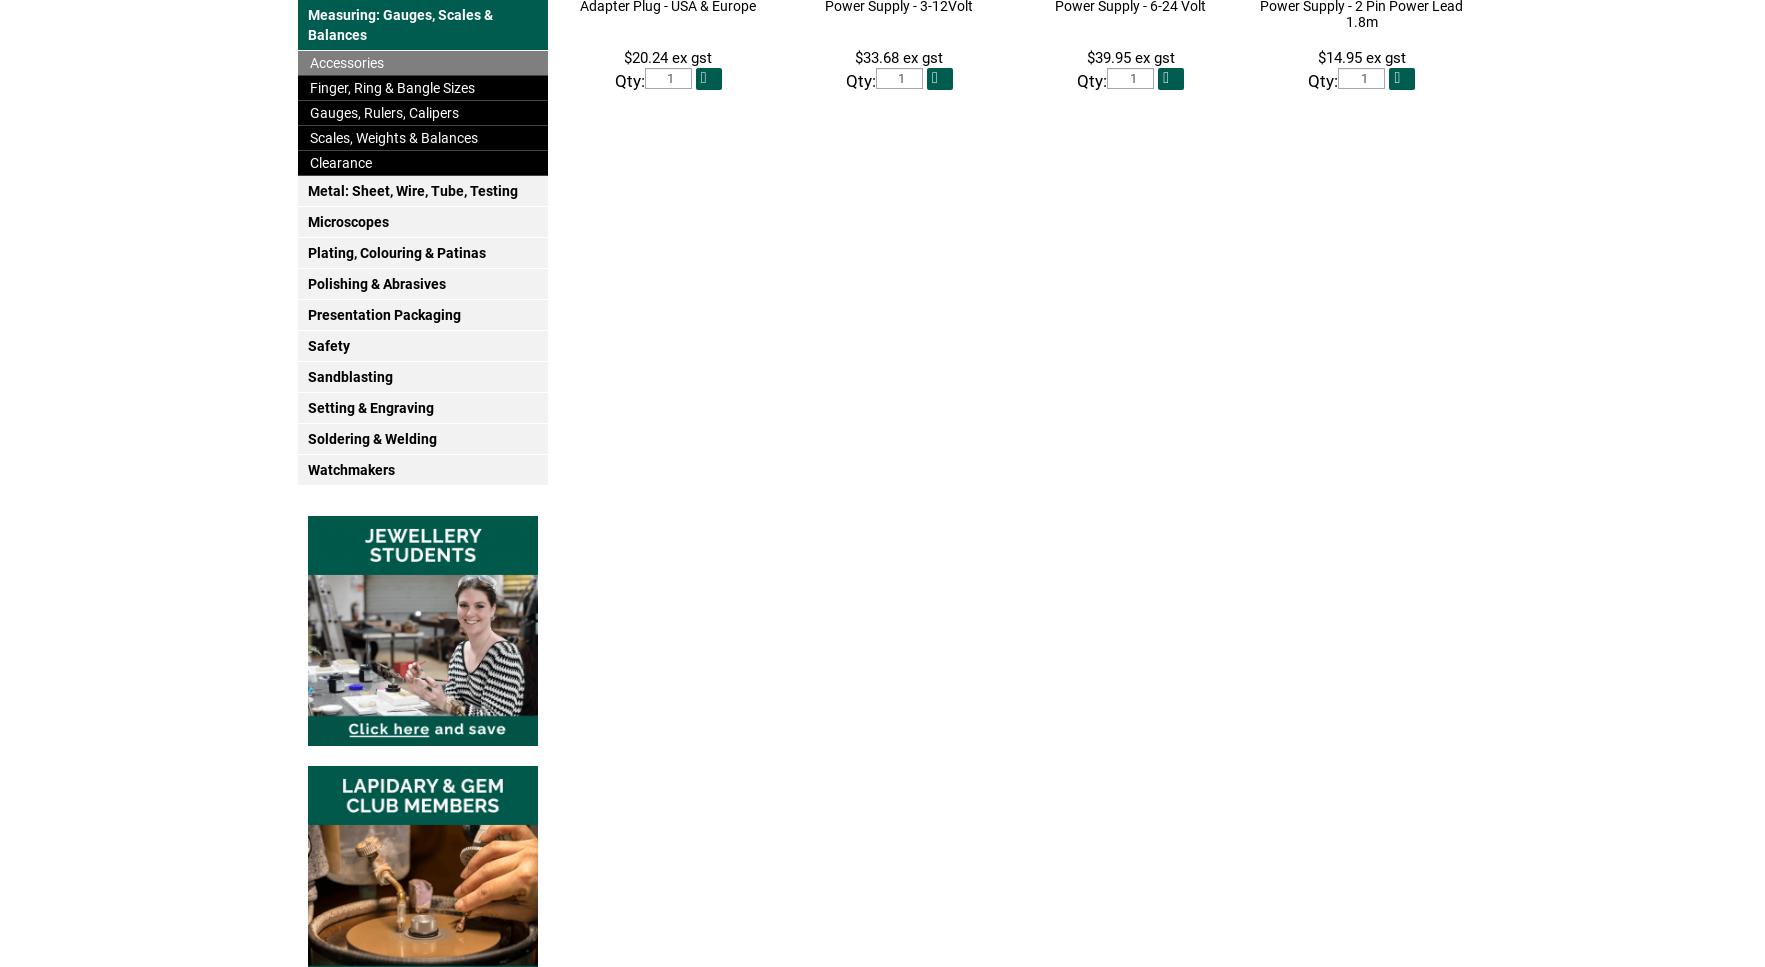 The height and width of the screenshot is (967, 1765). I want to click on 'Finger, Ring & Bangle Sizes', so click(390, 87).